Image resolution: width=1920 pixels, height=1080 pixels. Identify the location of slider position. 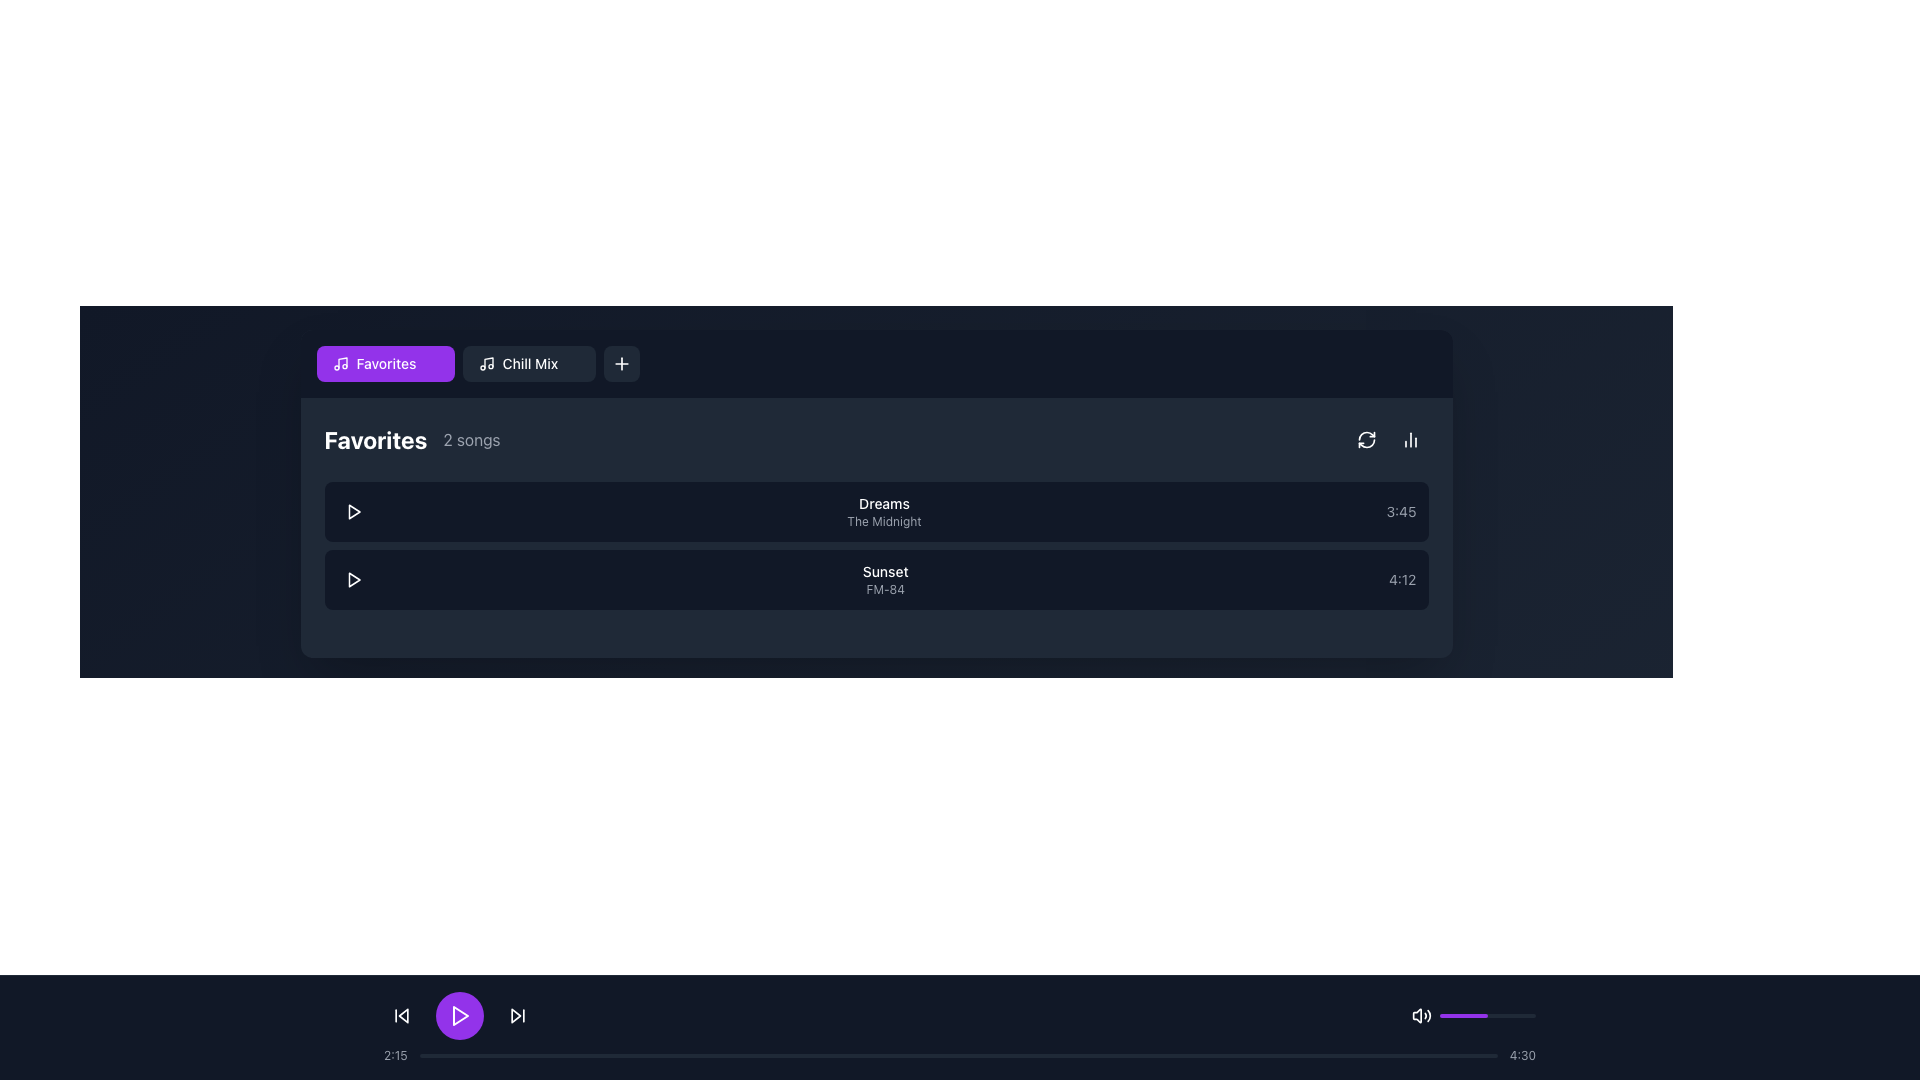
(1505, 1015).